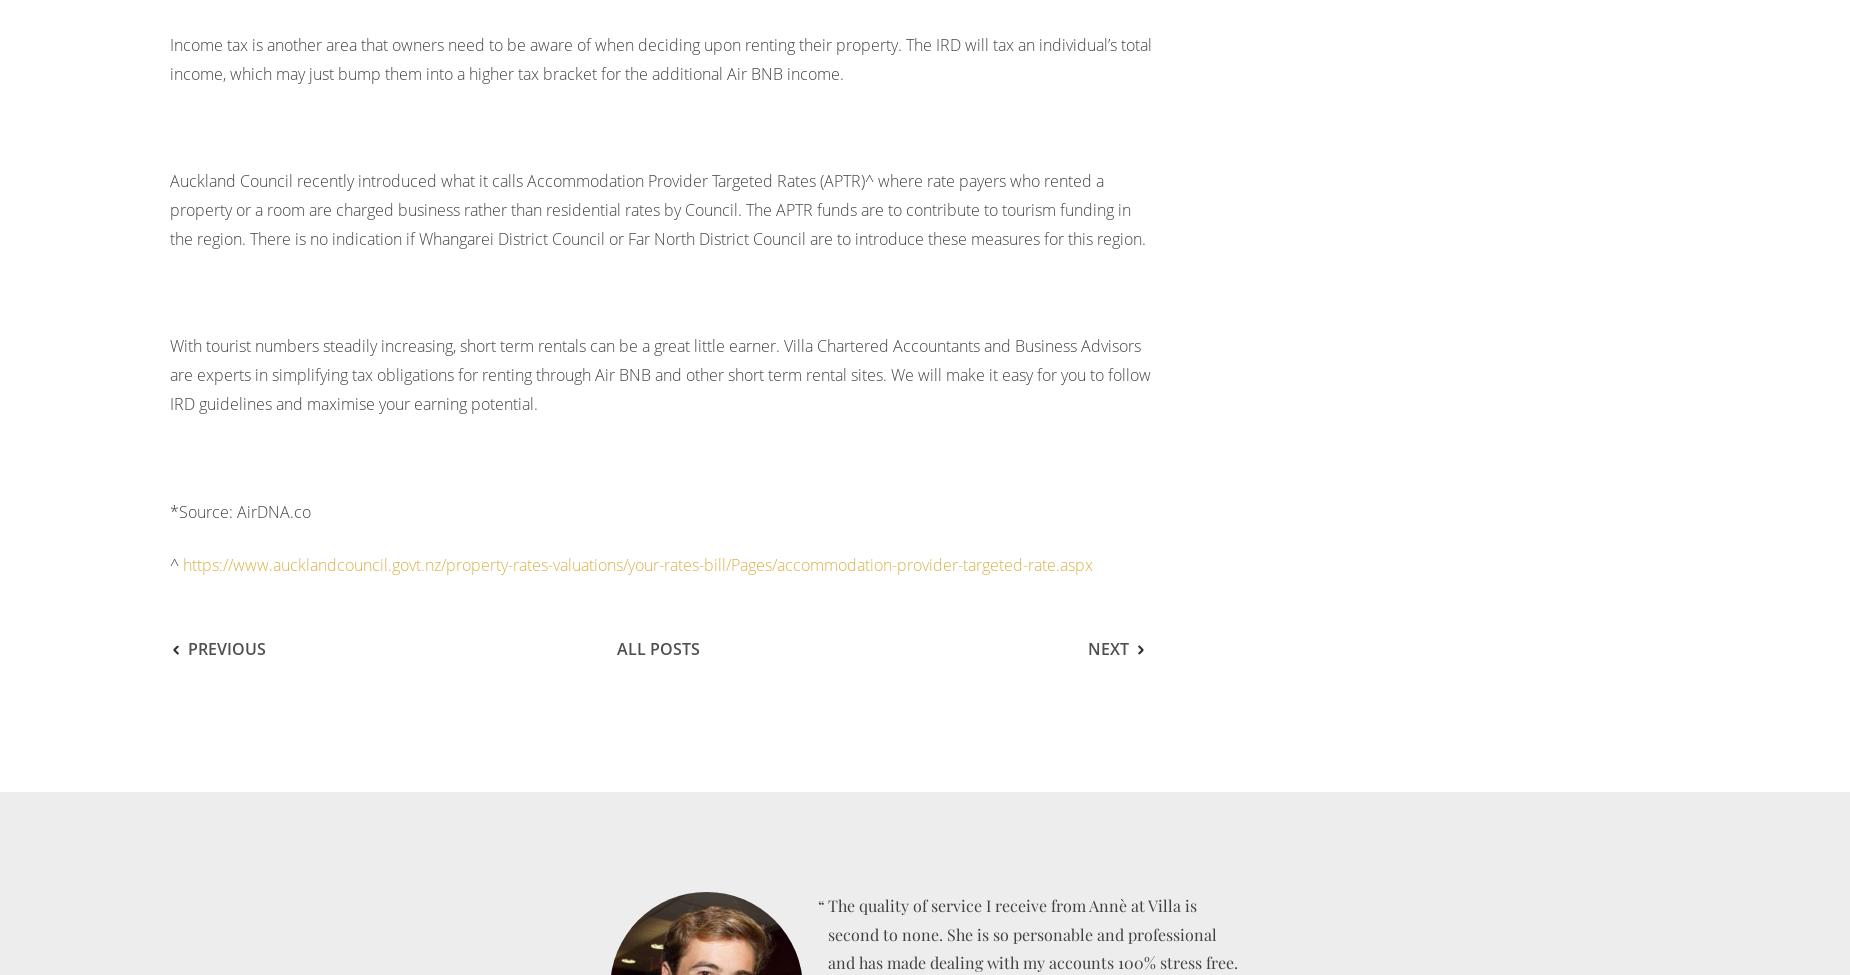  Describe the element at coordinates (239, 509) in the screenshot. I see `'*Source: AirDNA.co'` at that location.